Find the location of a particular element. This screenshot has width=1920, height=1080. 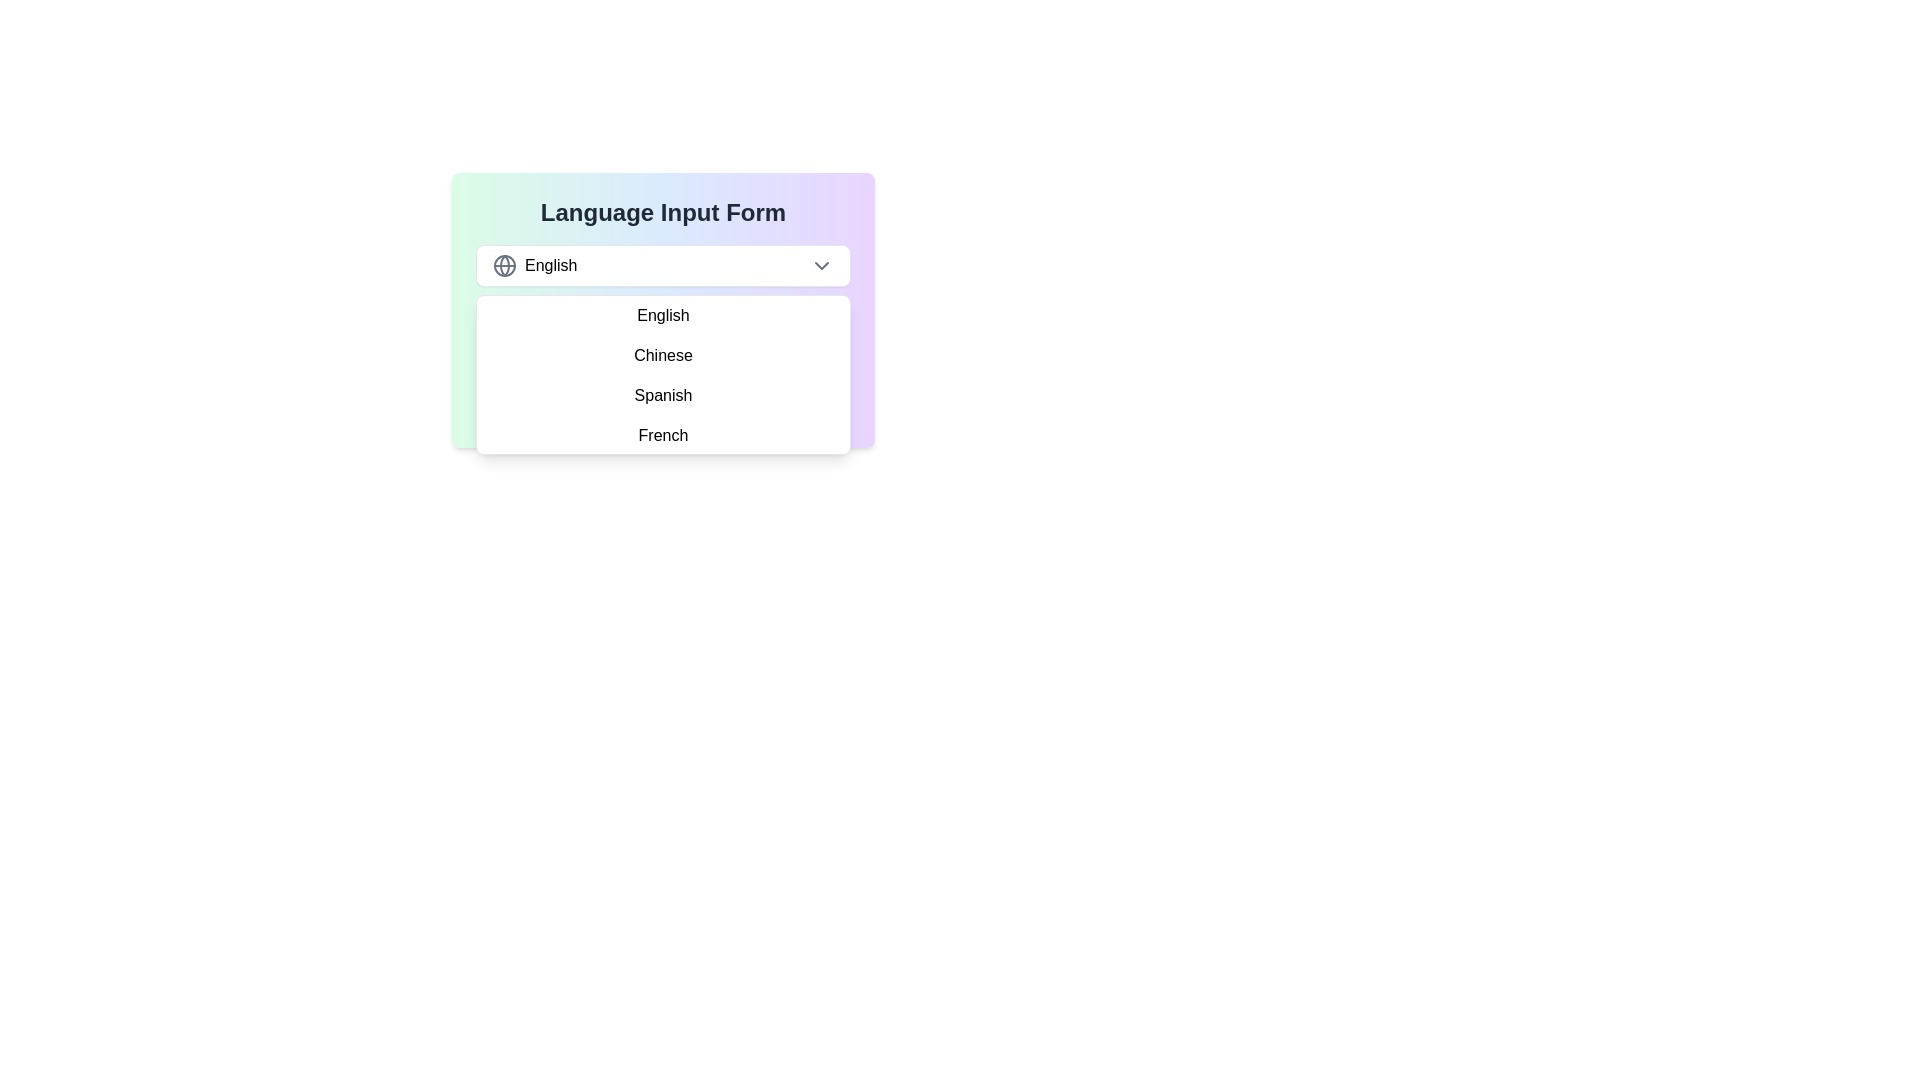

the globe-shaped icon with a circular outline, located to the left of the 'English' text in the language selection interface is located at coordinates (504, 265).